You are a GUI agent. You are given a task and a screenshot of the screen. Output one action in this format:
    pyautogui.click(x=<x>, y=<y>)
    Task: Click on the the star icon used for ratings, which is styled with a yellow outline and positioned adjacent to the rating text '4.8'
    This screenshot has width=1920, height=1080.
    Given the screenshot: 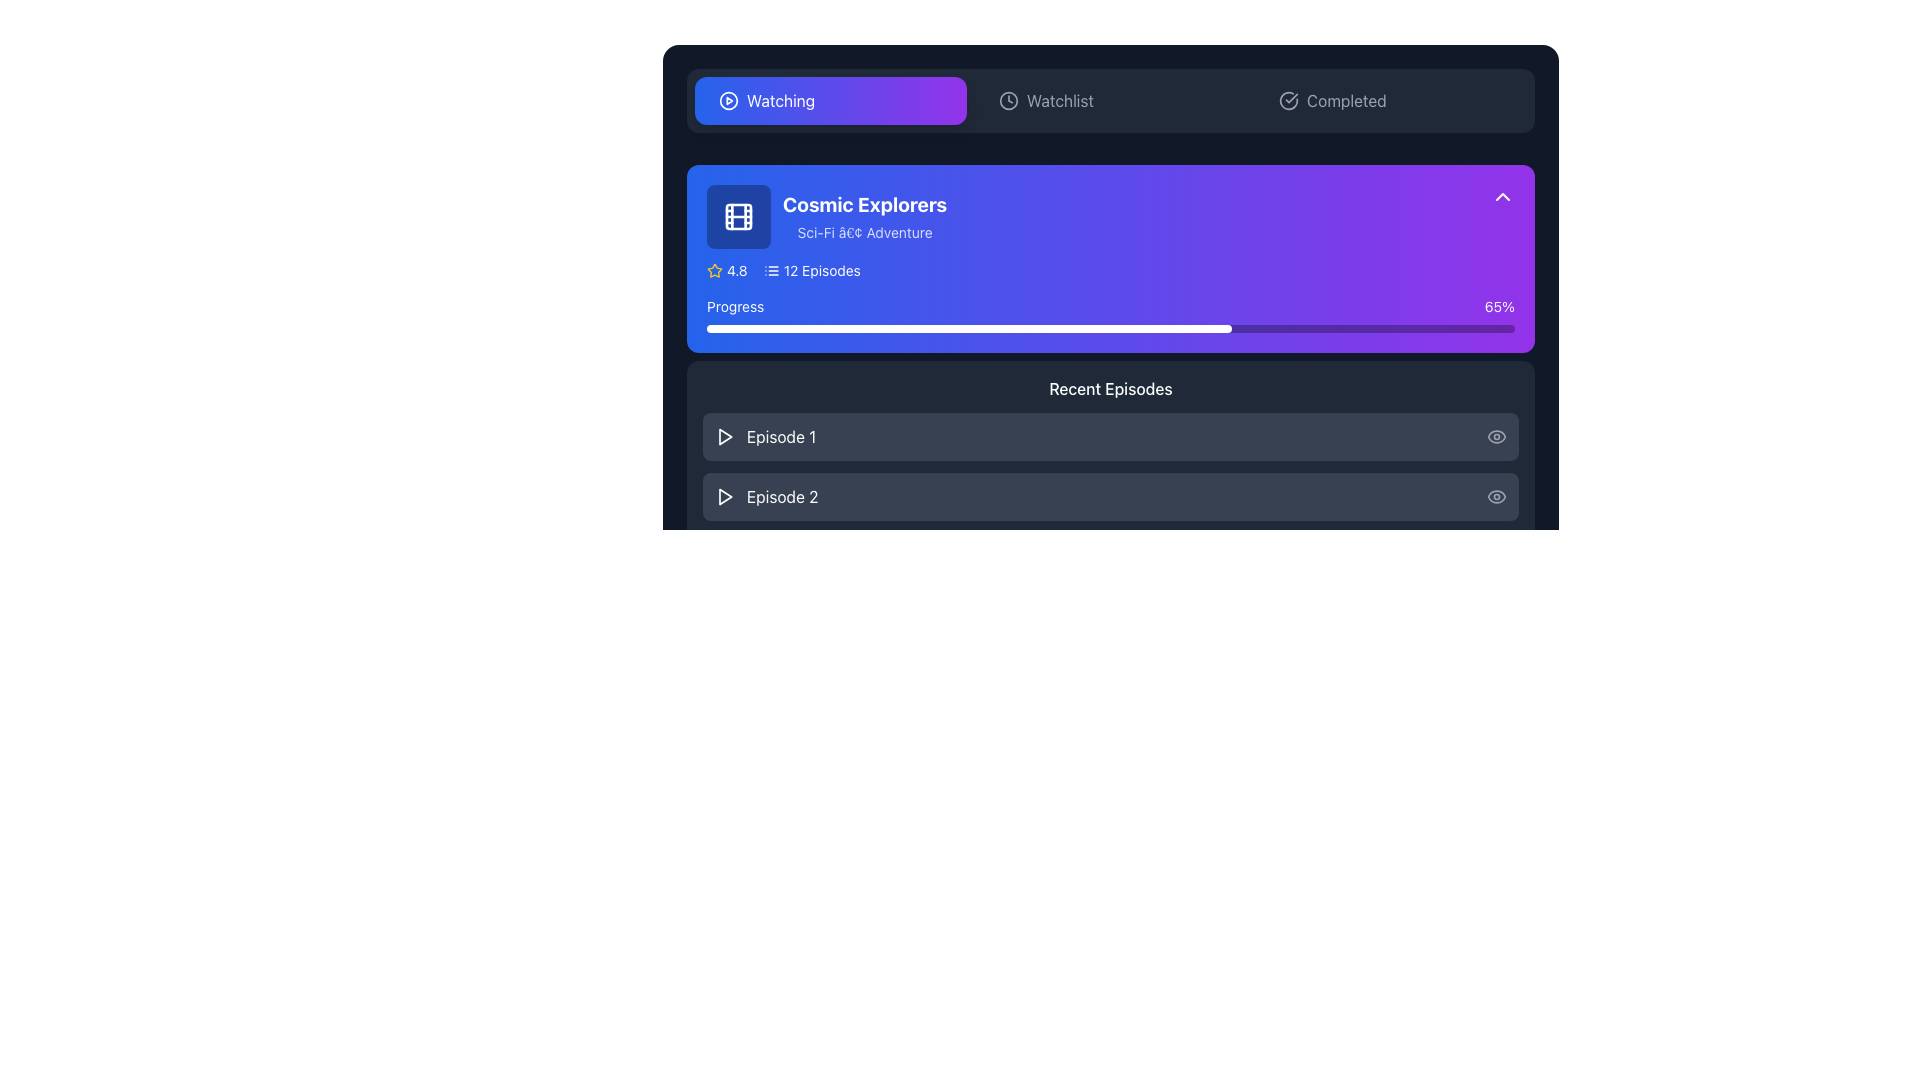 What is the action you would take?
    pyautogui.click(x=715, y=270)
    